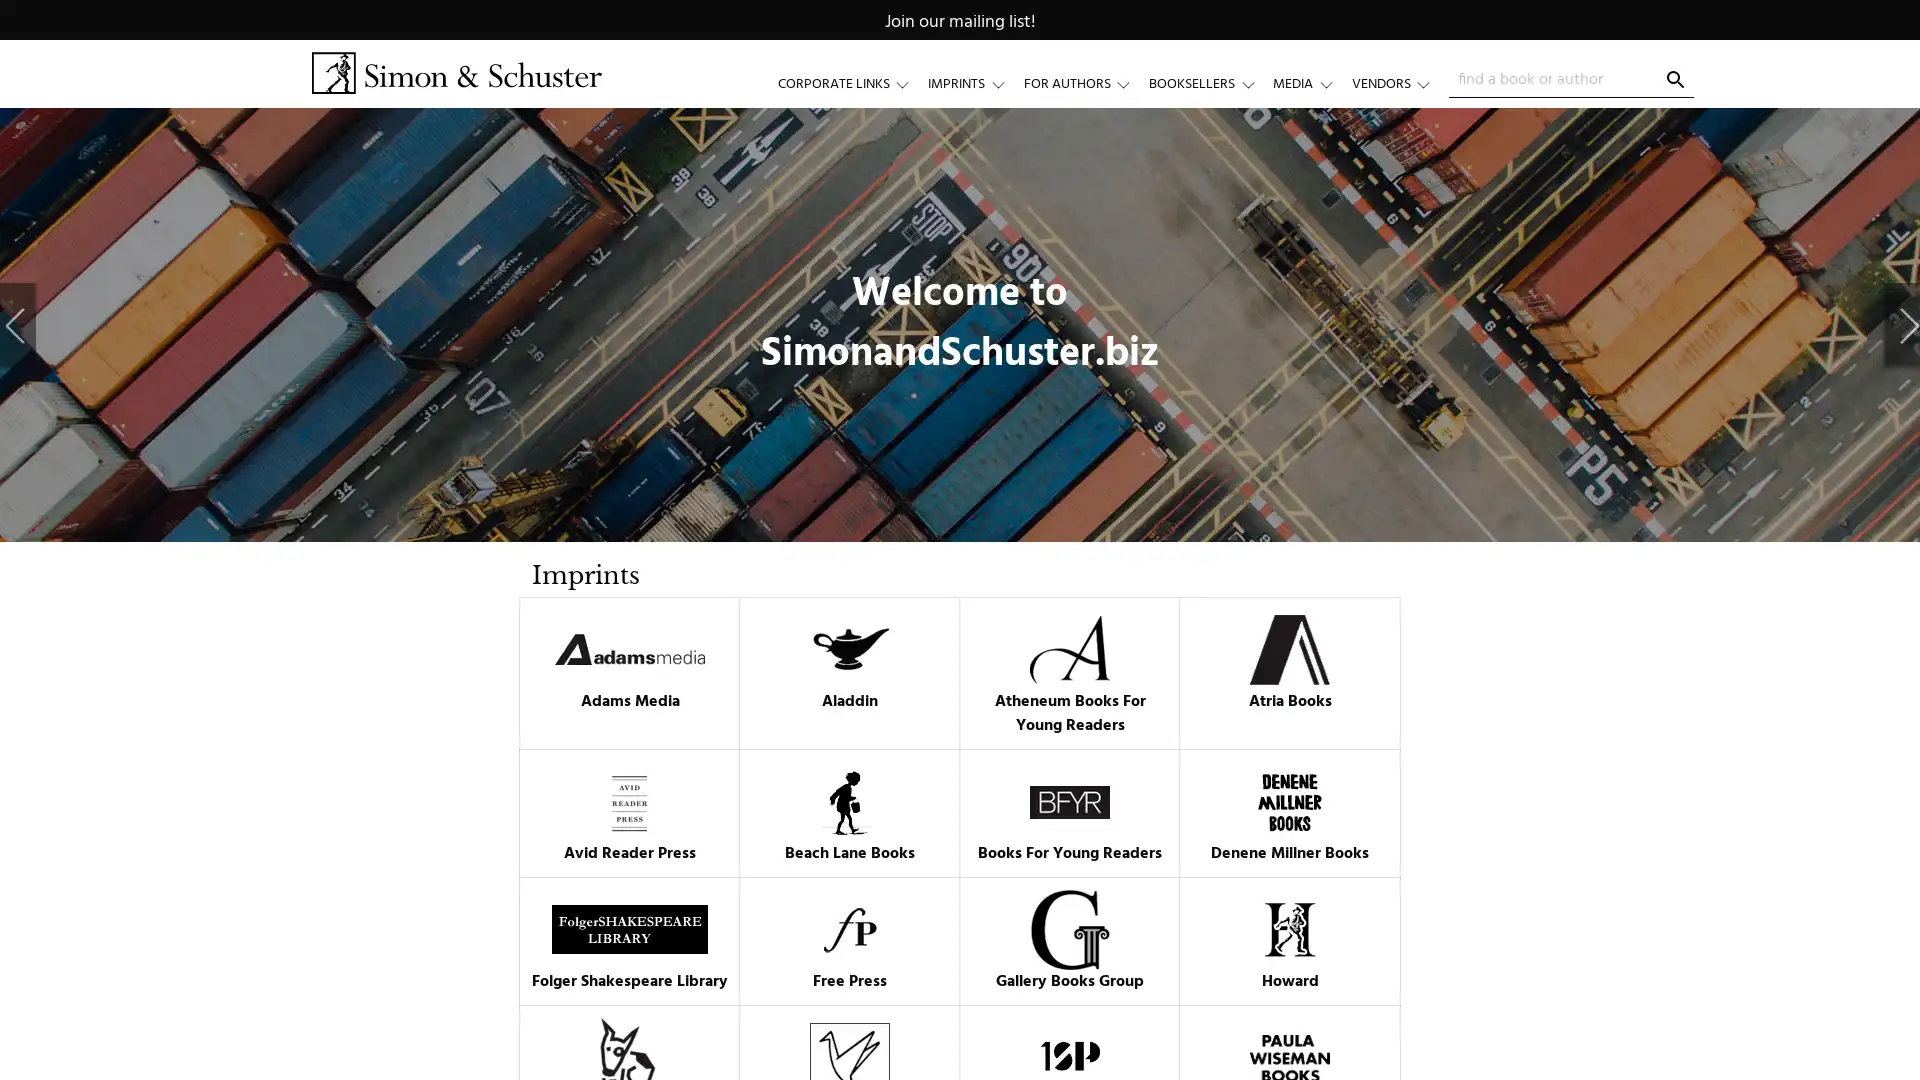 The height and width of the screenshot is (1080, 1920). I want to click on Simon & Schuster Logo, so click(455, 72).